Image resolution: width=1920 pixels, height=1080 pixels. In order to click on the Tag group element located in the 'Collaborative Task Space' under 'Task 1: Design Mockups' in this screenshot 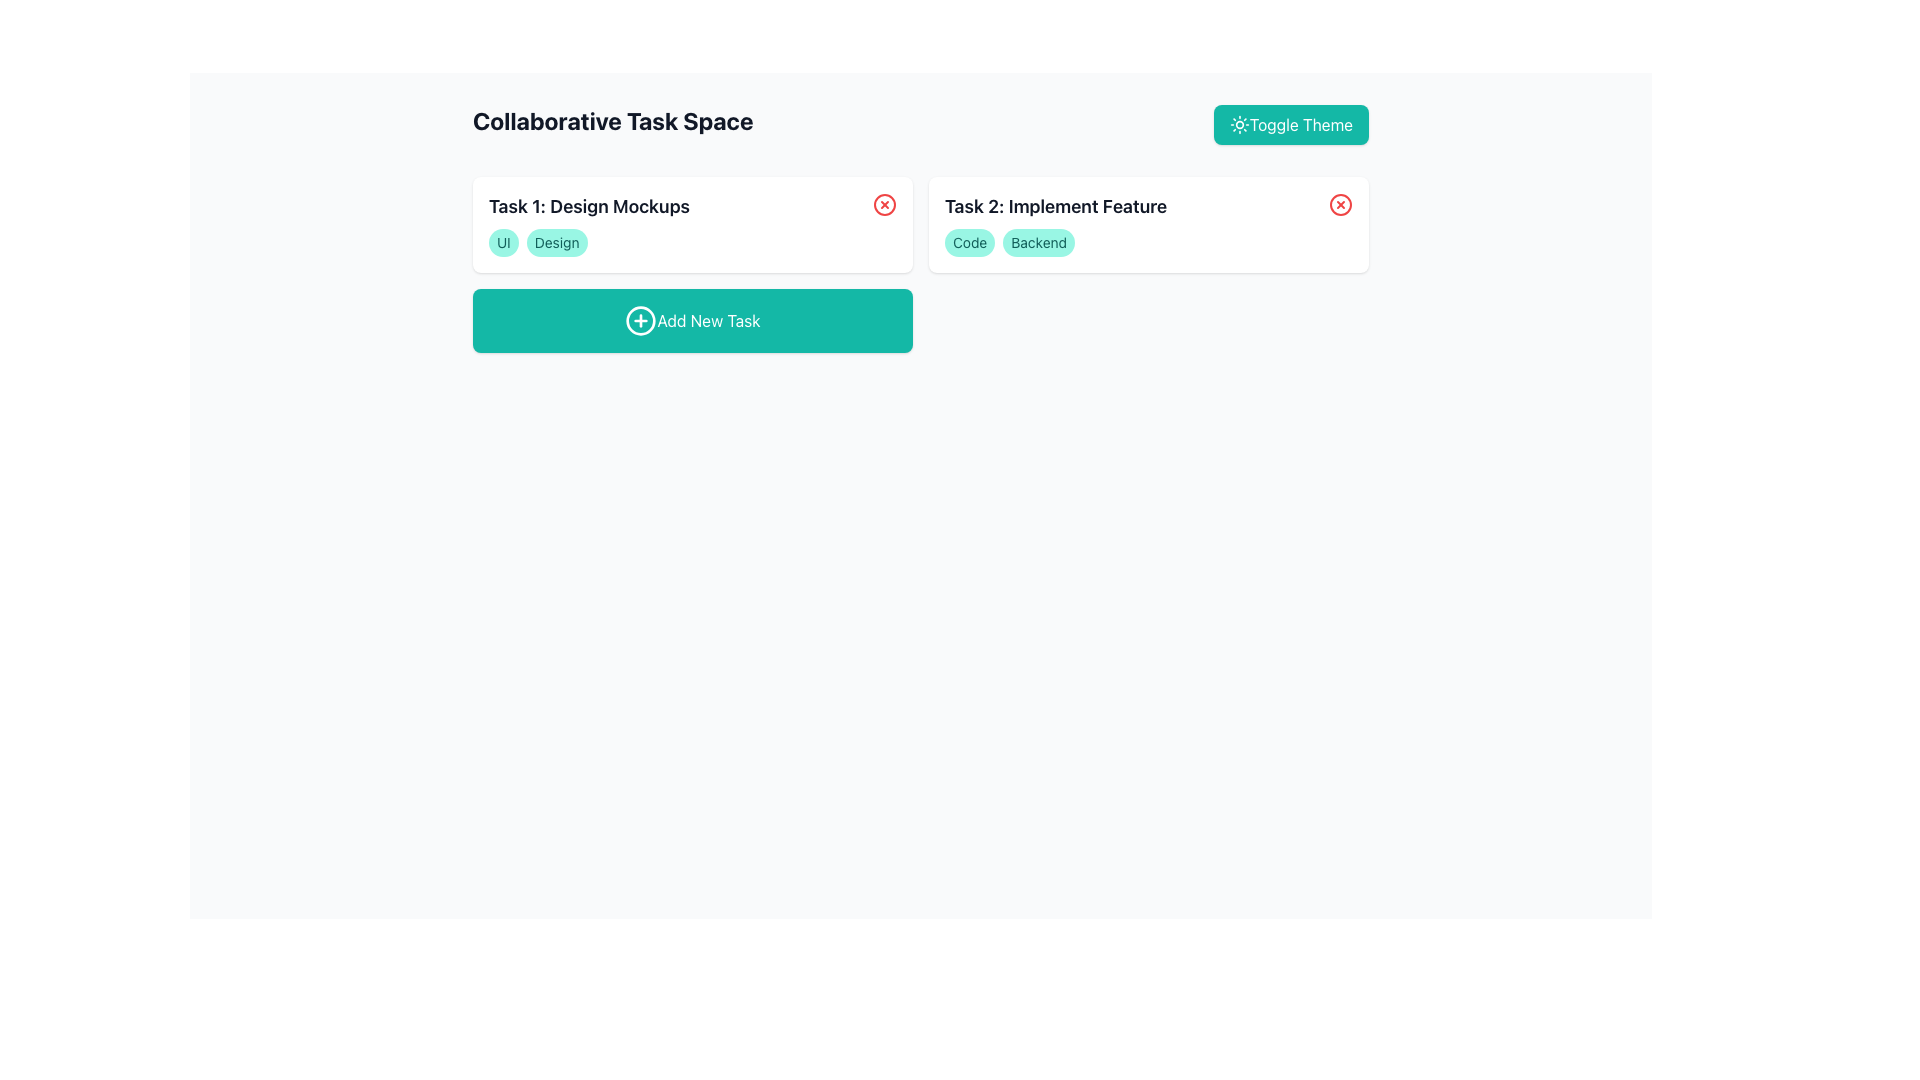, I will do `click(692, 242)`.